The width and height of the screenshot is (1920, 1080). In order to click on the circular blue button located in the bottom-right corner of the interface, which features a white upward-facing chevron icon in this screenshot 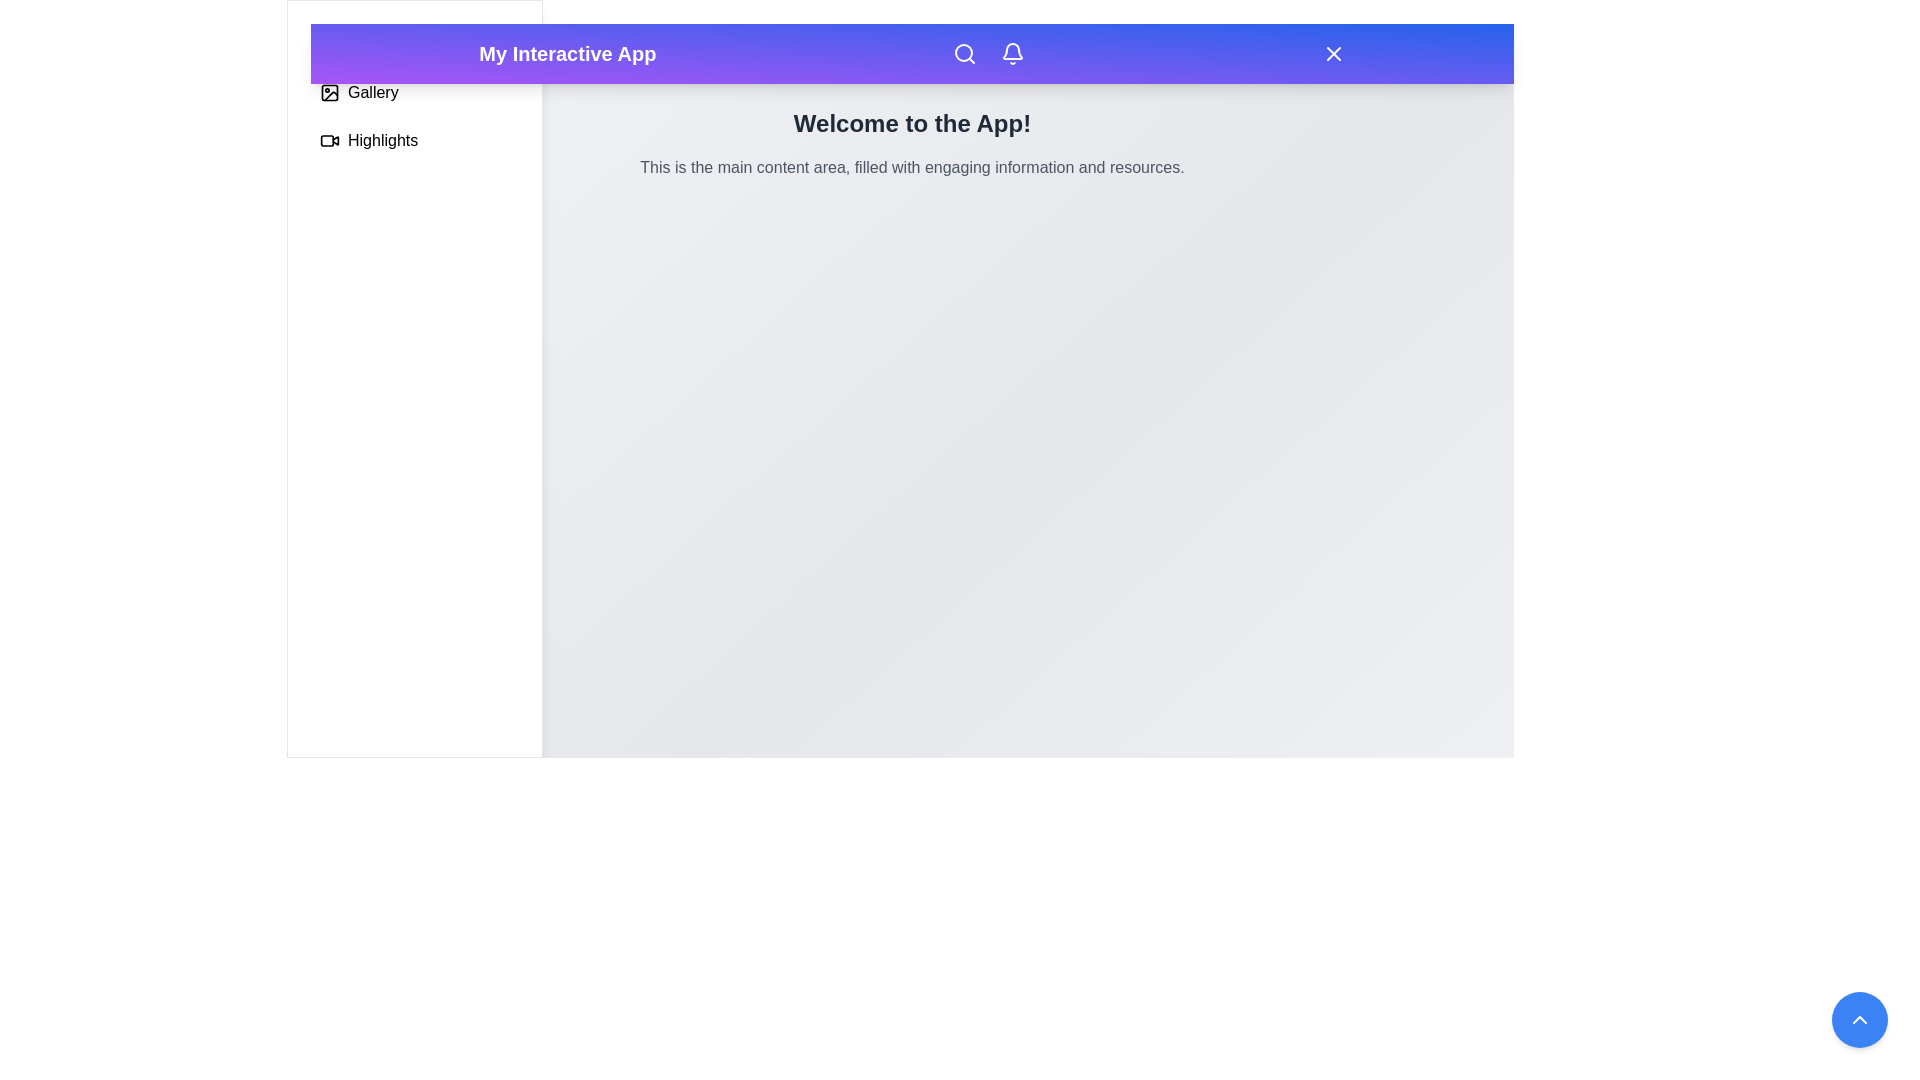, I will do `click(1859, 1019)`.